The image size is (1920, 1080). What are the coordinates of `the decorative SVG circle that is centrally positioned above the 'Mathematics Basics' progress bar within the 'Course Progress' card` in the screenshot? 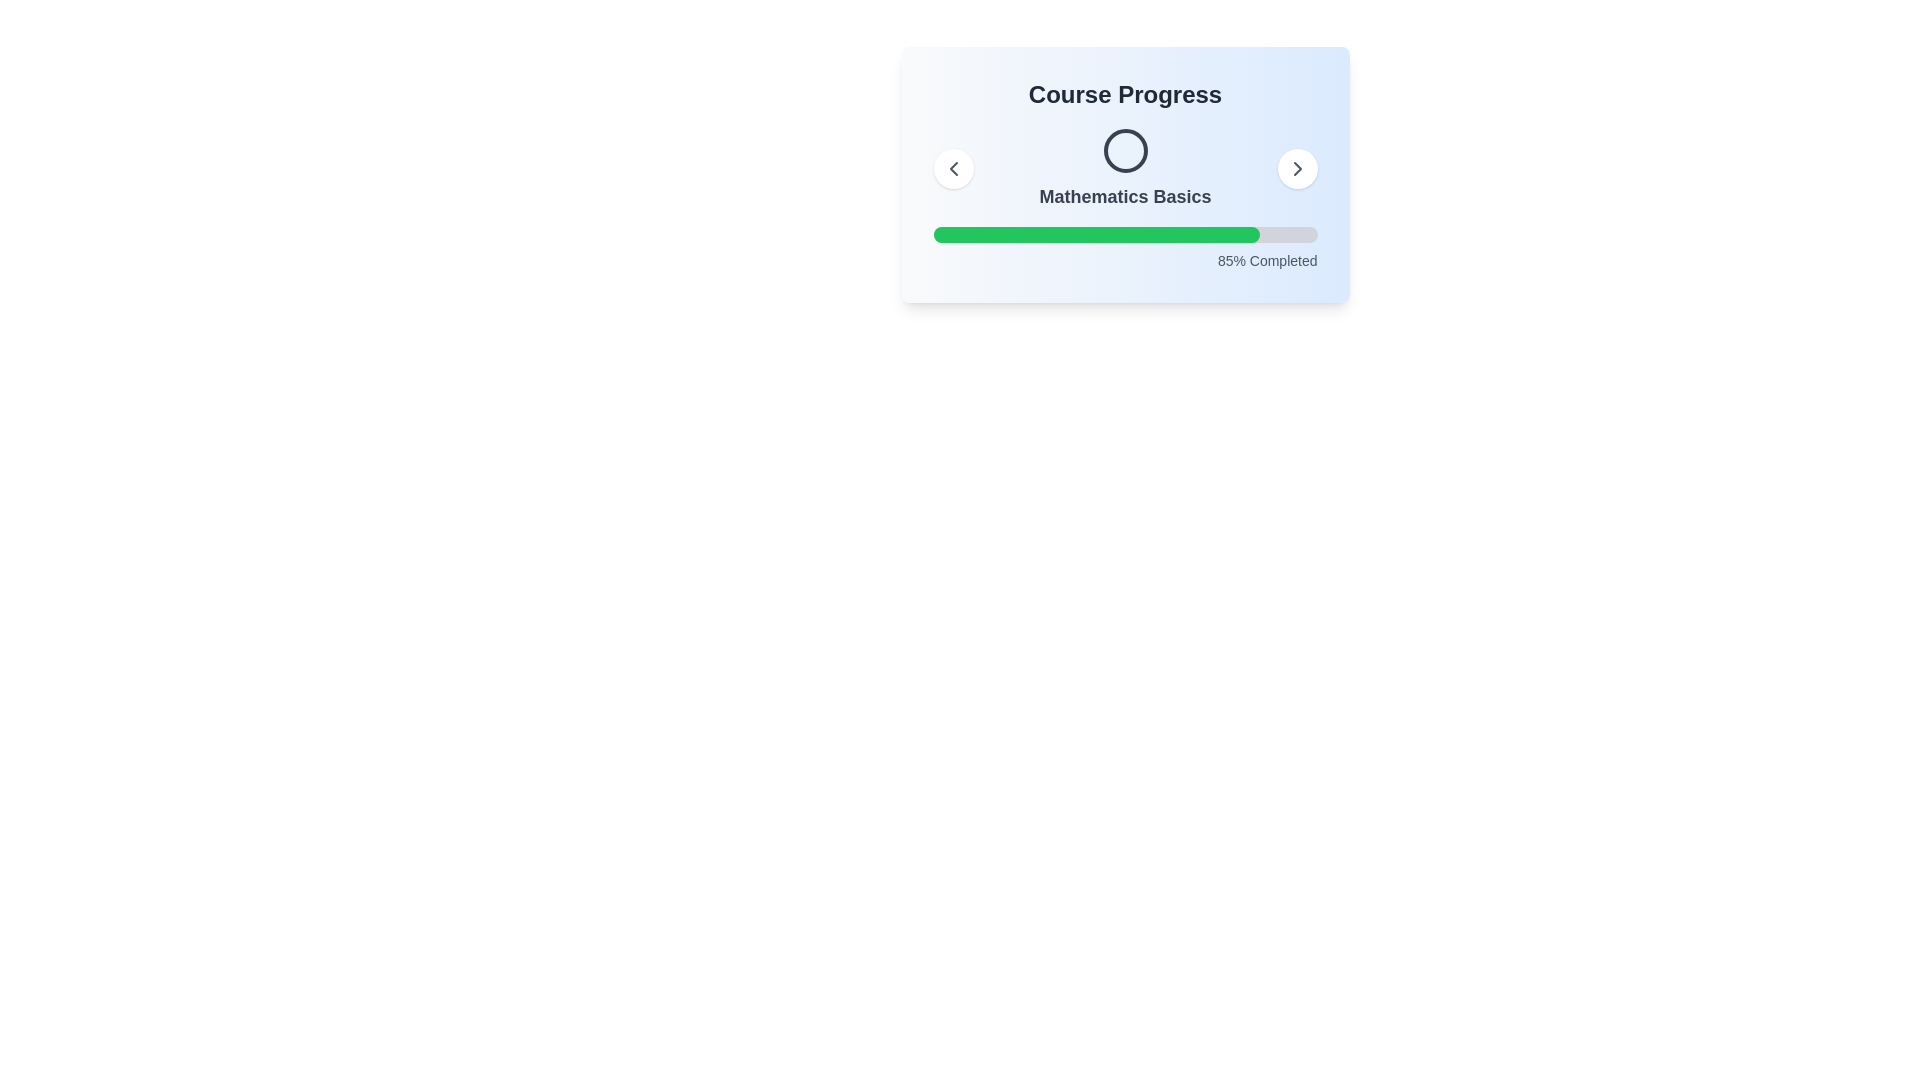 It's located at (1125, 149).